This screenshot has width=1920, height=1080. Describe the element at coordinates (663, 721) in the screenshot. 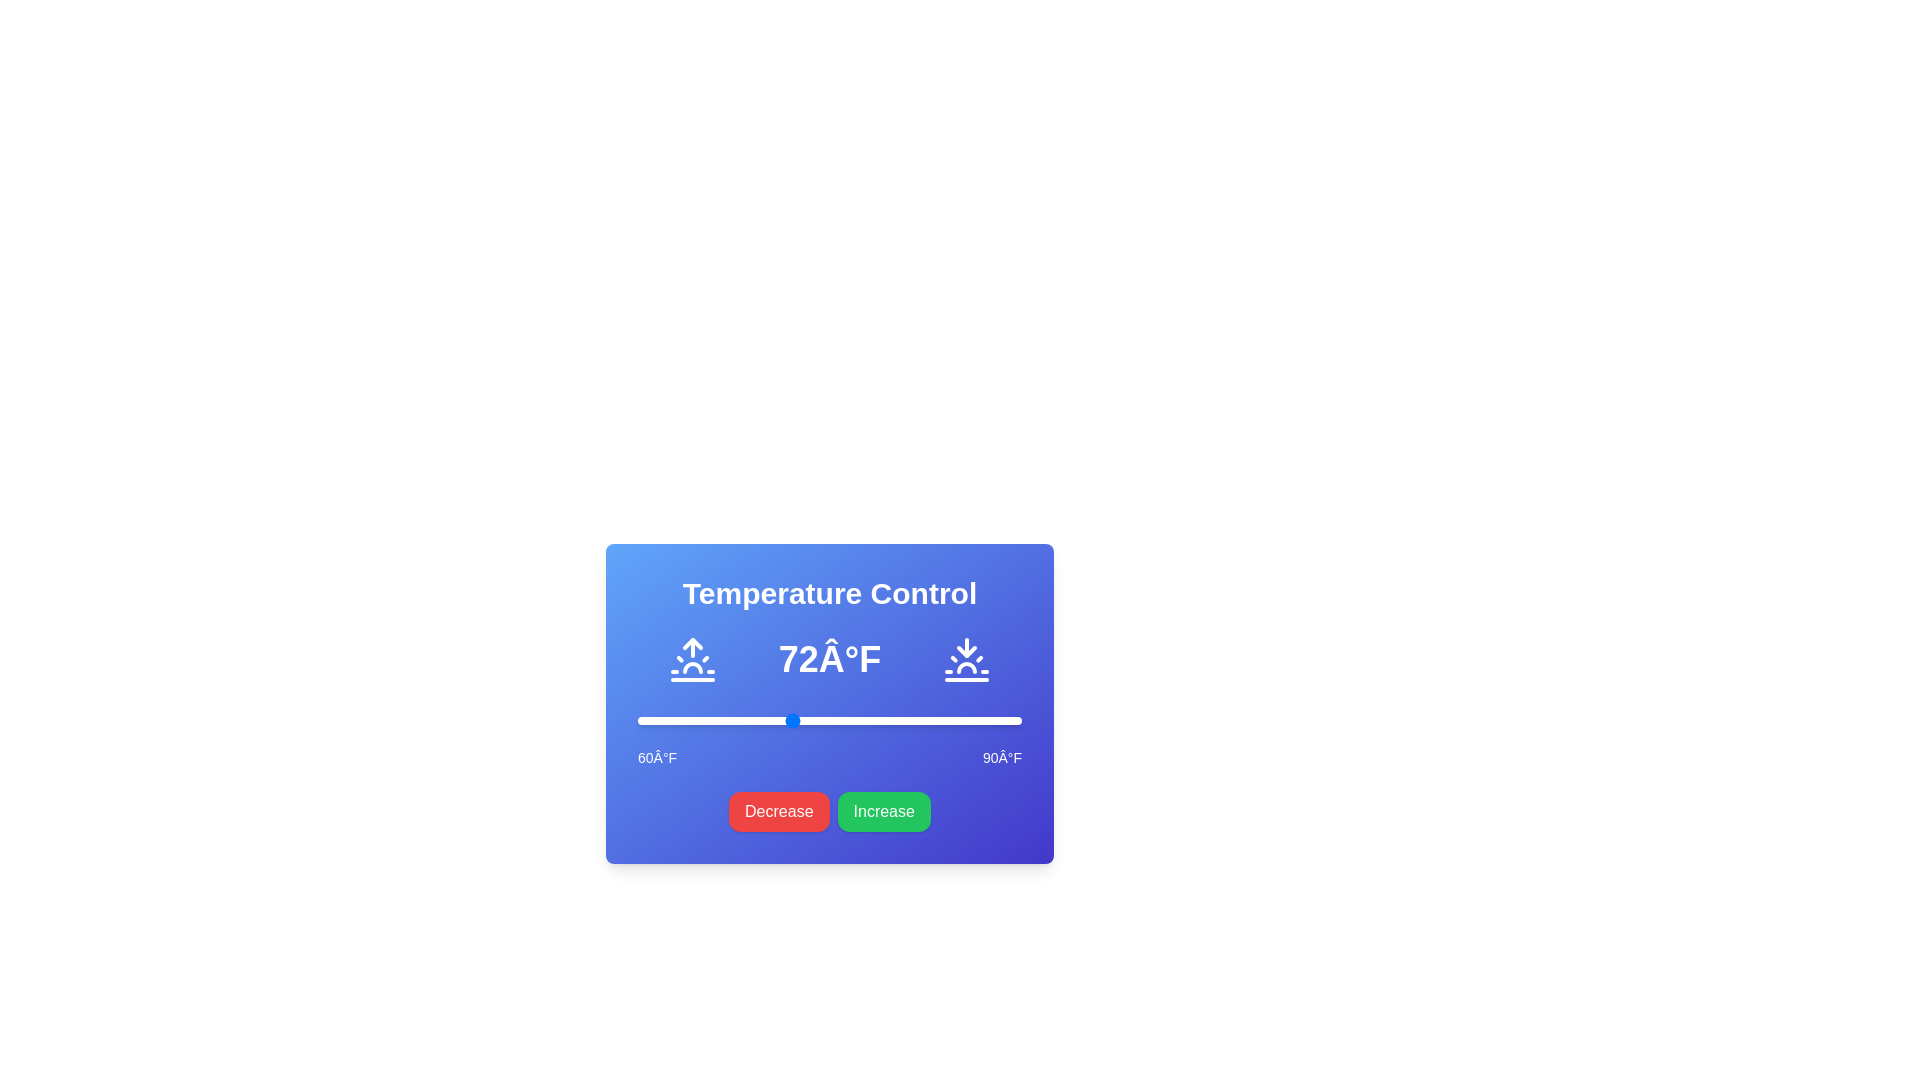

I see `the temperature to 62°F using the slider` at that location.